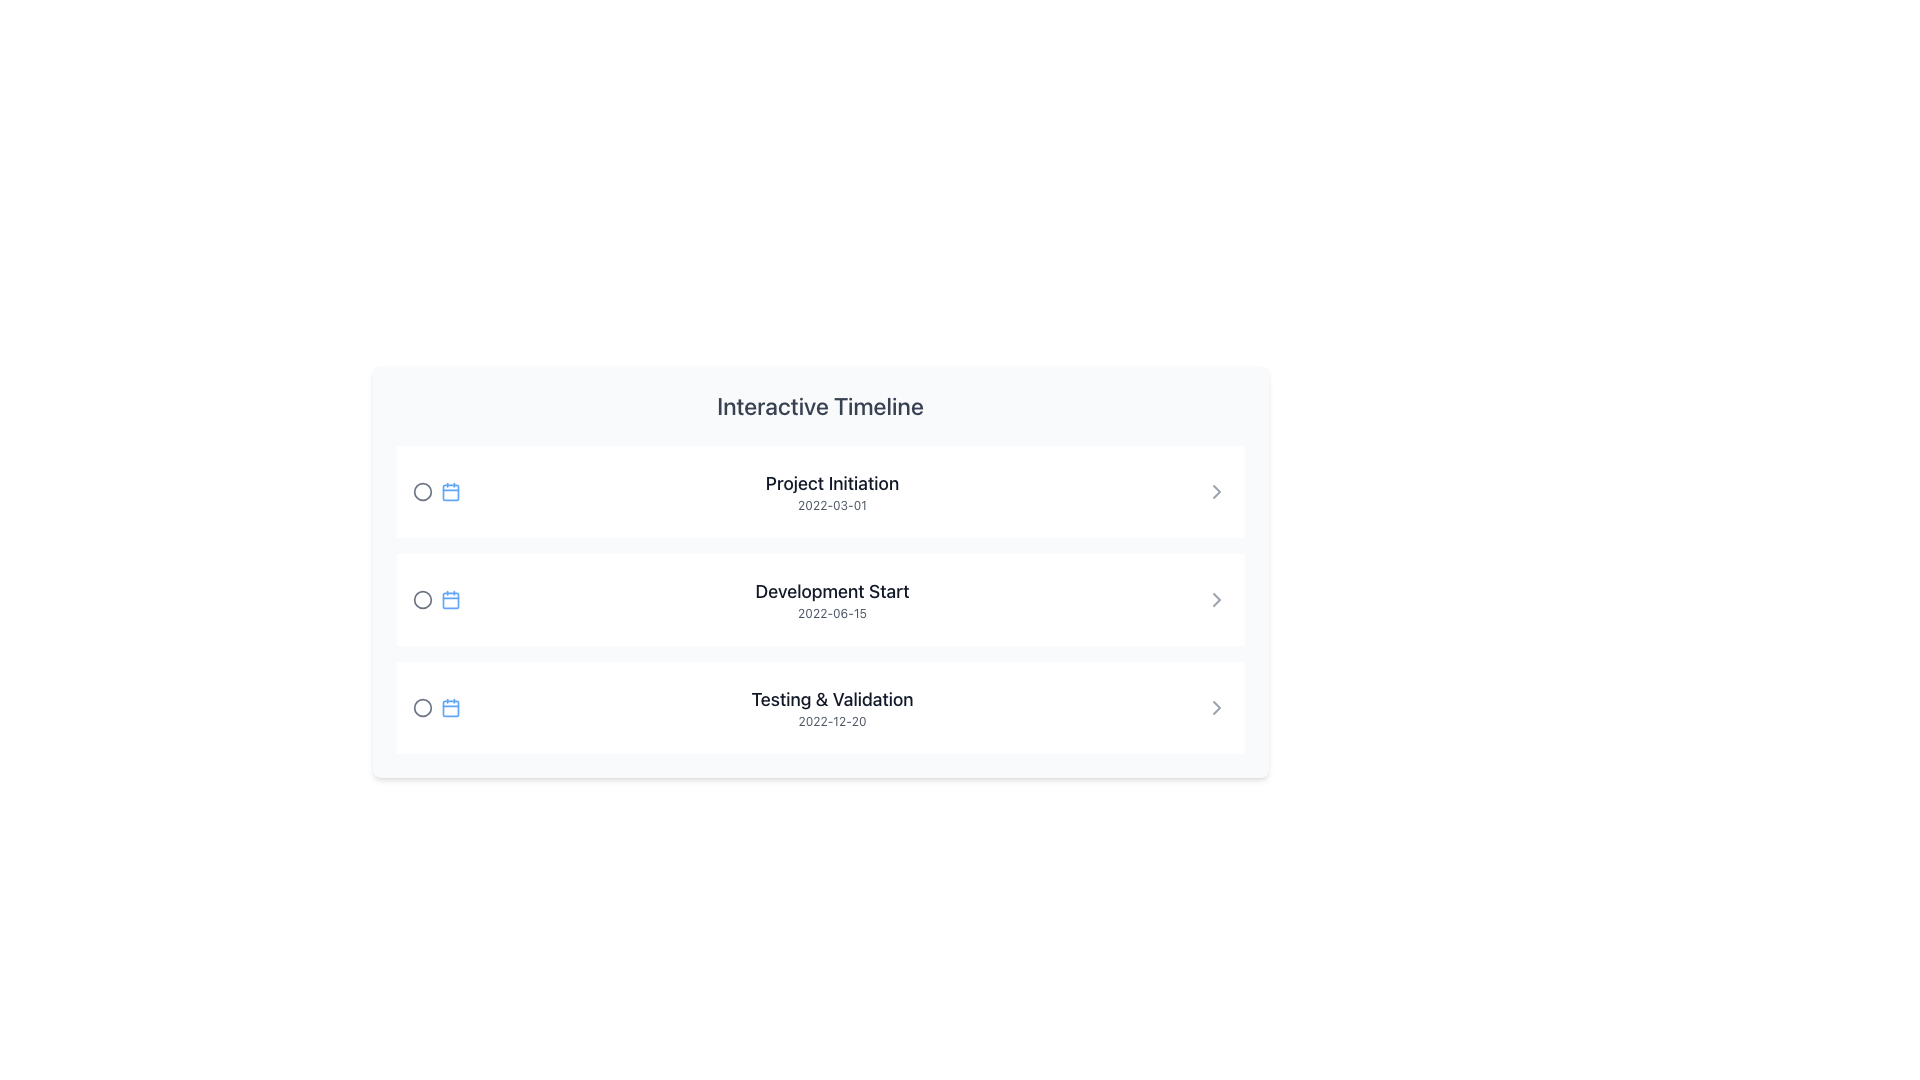  Describe the element at coordinates (820, 405) in the screenshot. I see `the text label that displays 'Interactive Timeline', which is bold and large, centered at the top of the section containing project milestones` at that location.